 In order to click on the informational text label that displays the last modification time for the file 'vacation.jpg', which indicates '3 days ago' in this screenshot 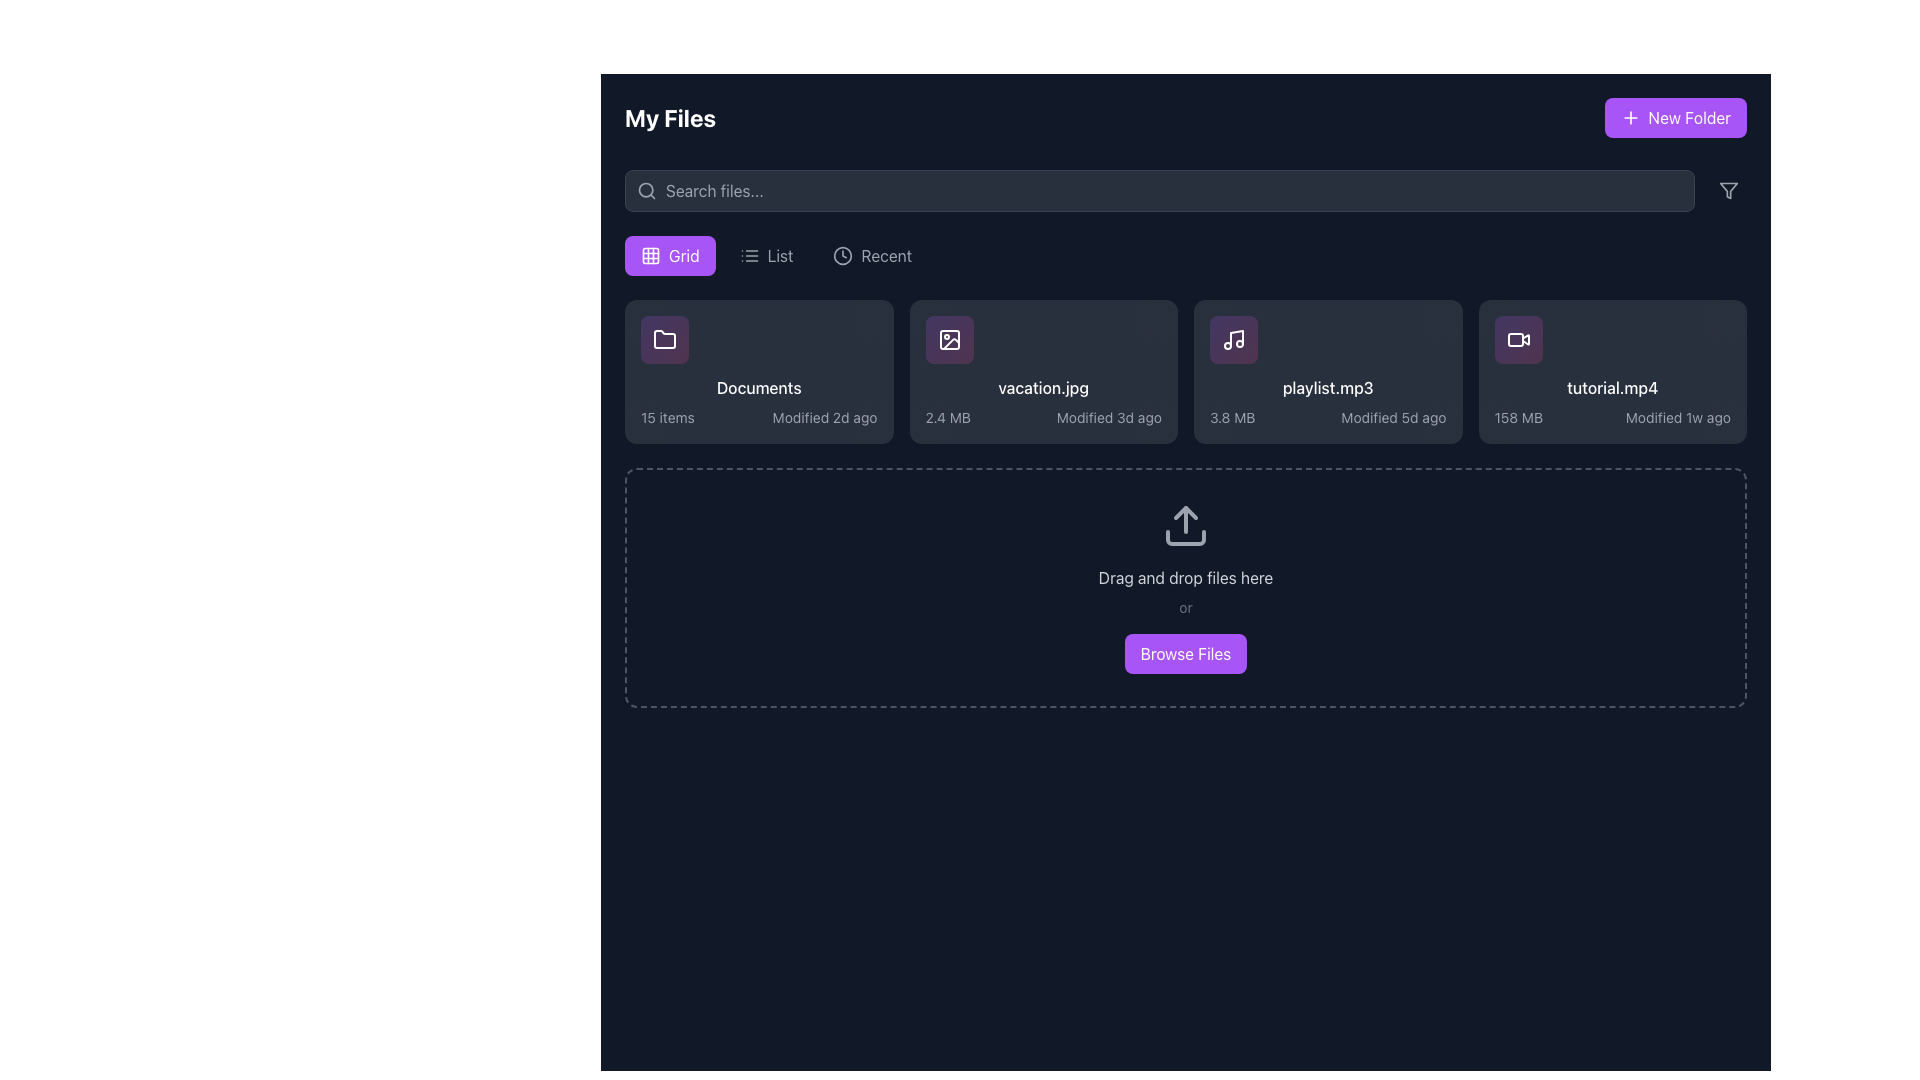, I will do `click(1108, 416)`.